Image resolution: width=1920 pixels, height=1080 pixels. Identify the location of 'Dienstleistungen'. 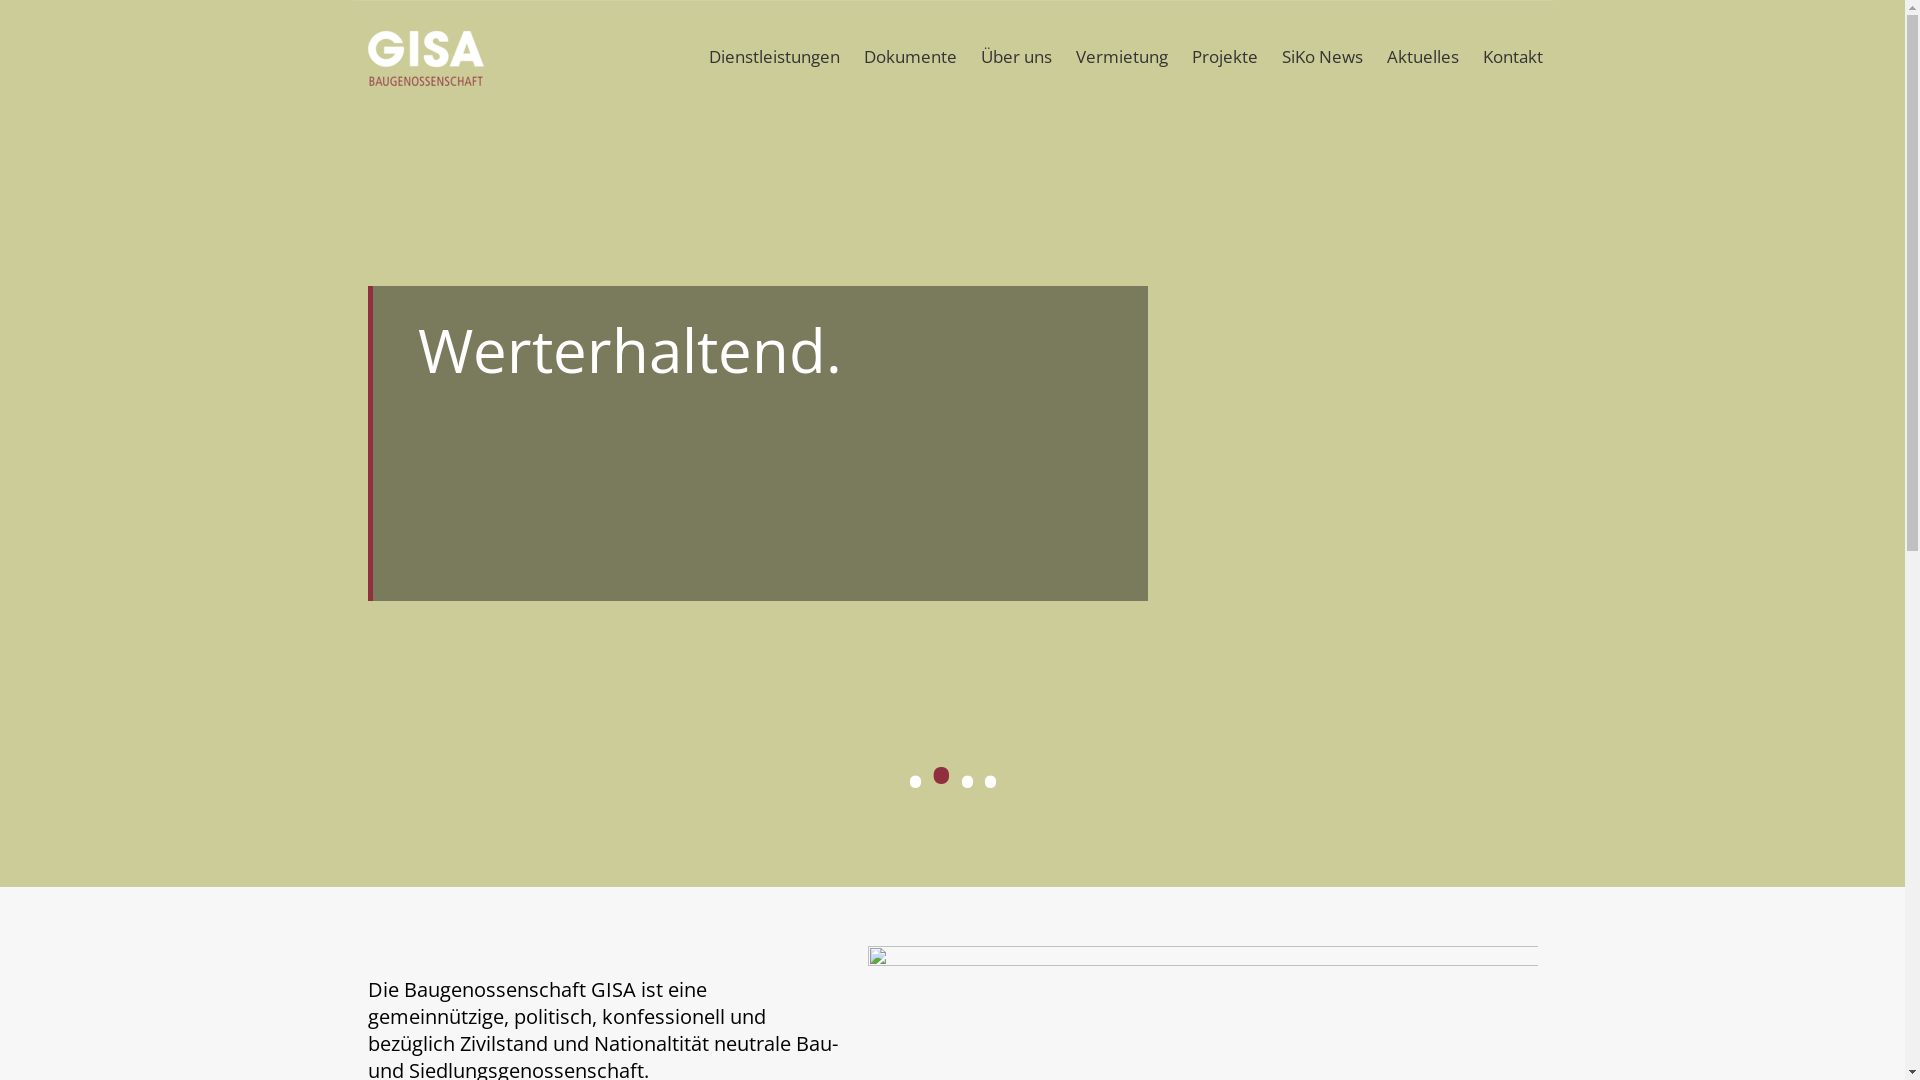
(697, 55).